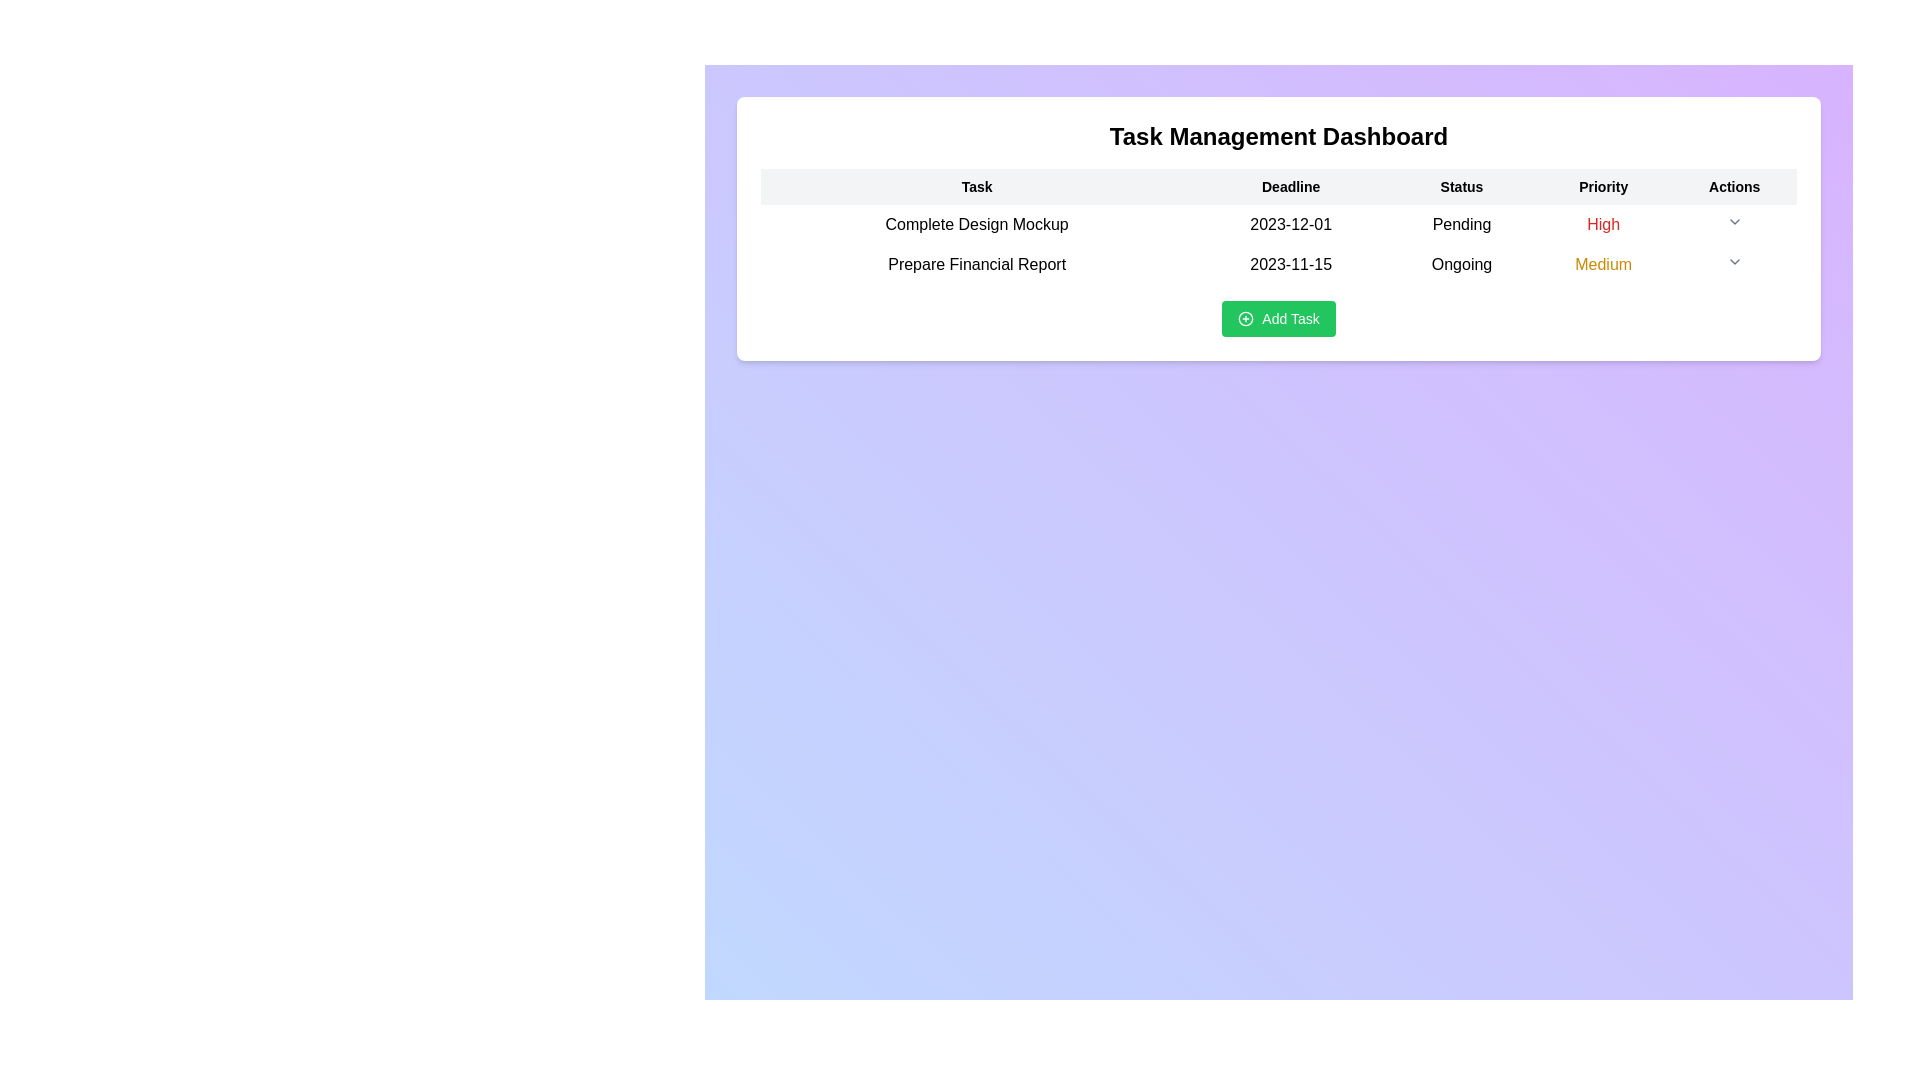 This screenshot has height=1080, width=1920. Describe the element at coordinates (1603, 186) in the screenshot. I see `the fourth column header of the table, which specifies task priorities` at that location.